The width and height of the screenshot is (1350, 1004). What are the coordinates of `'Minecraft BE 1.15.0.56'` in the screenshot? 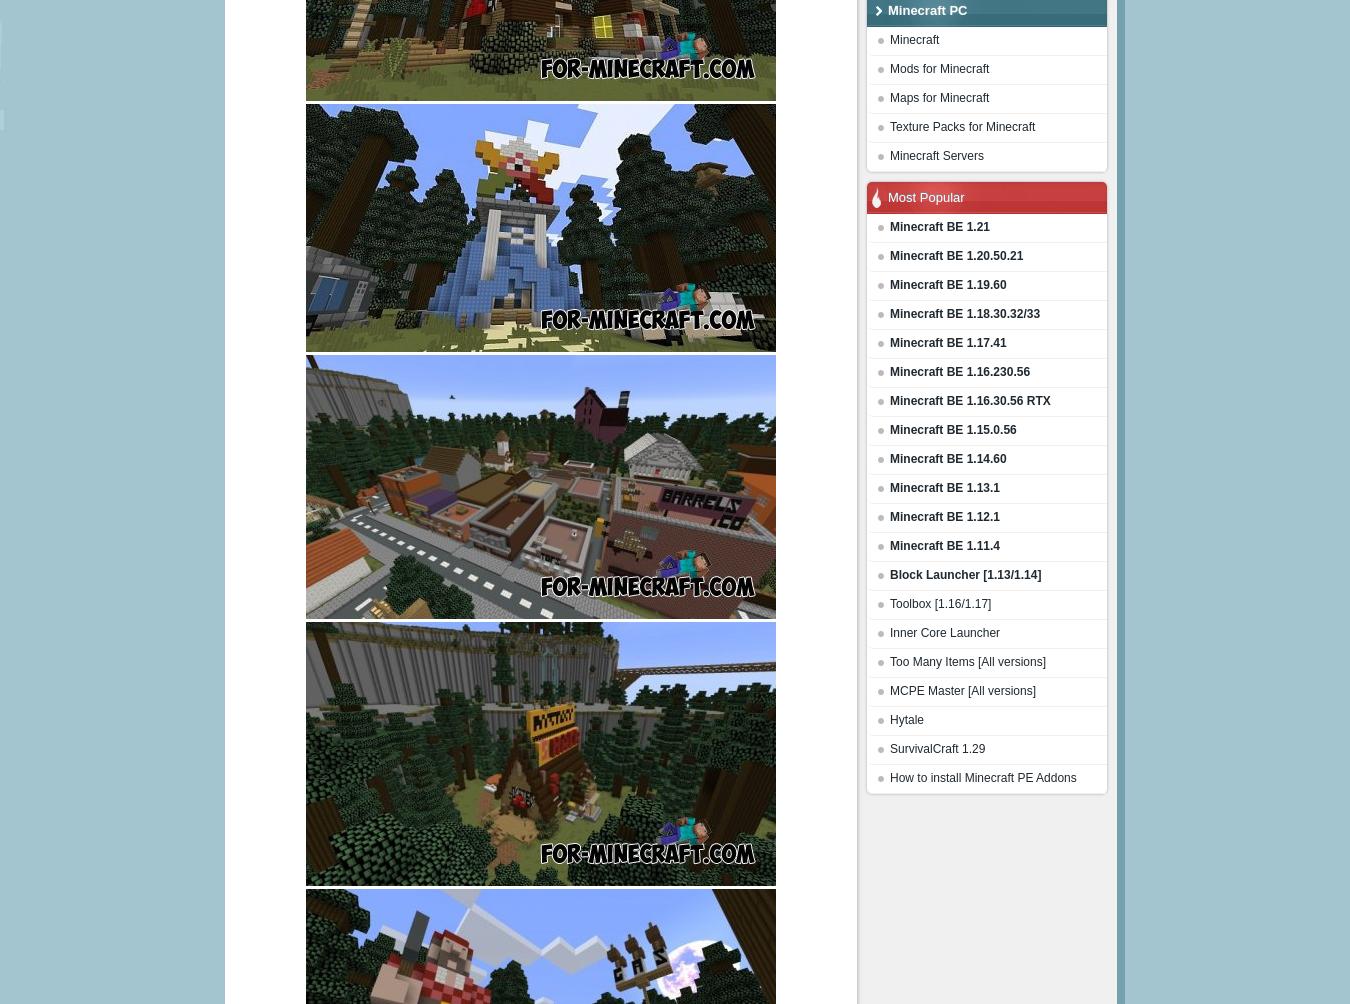 It's located at (951, 429).